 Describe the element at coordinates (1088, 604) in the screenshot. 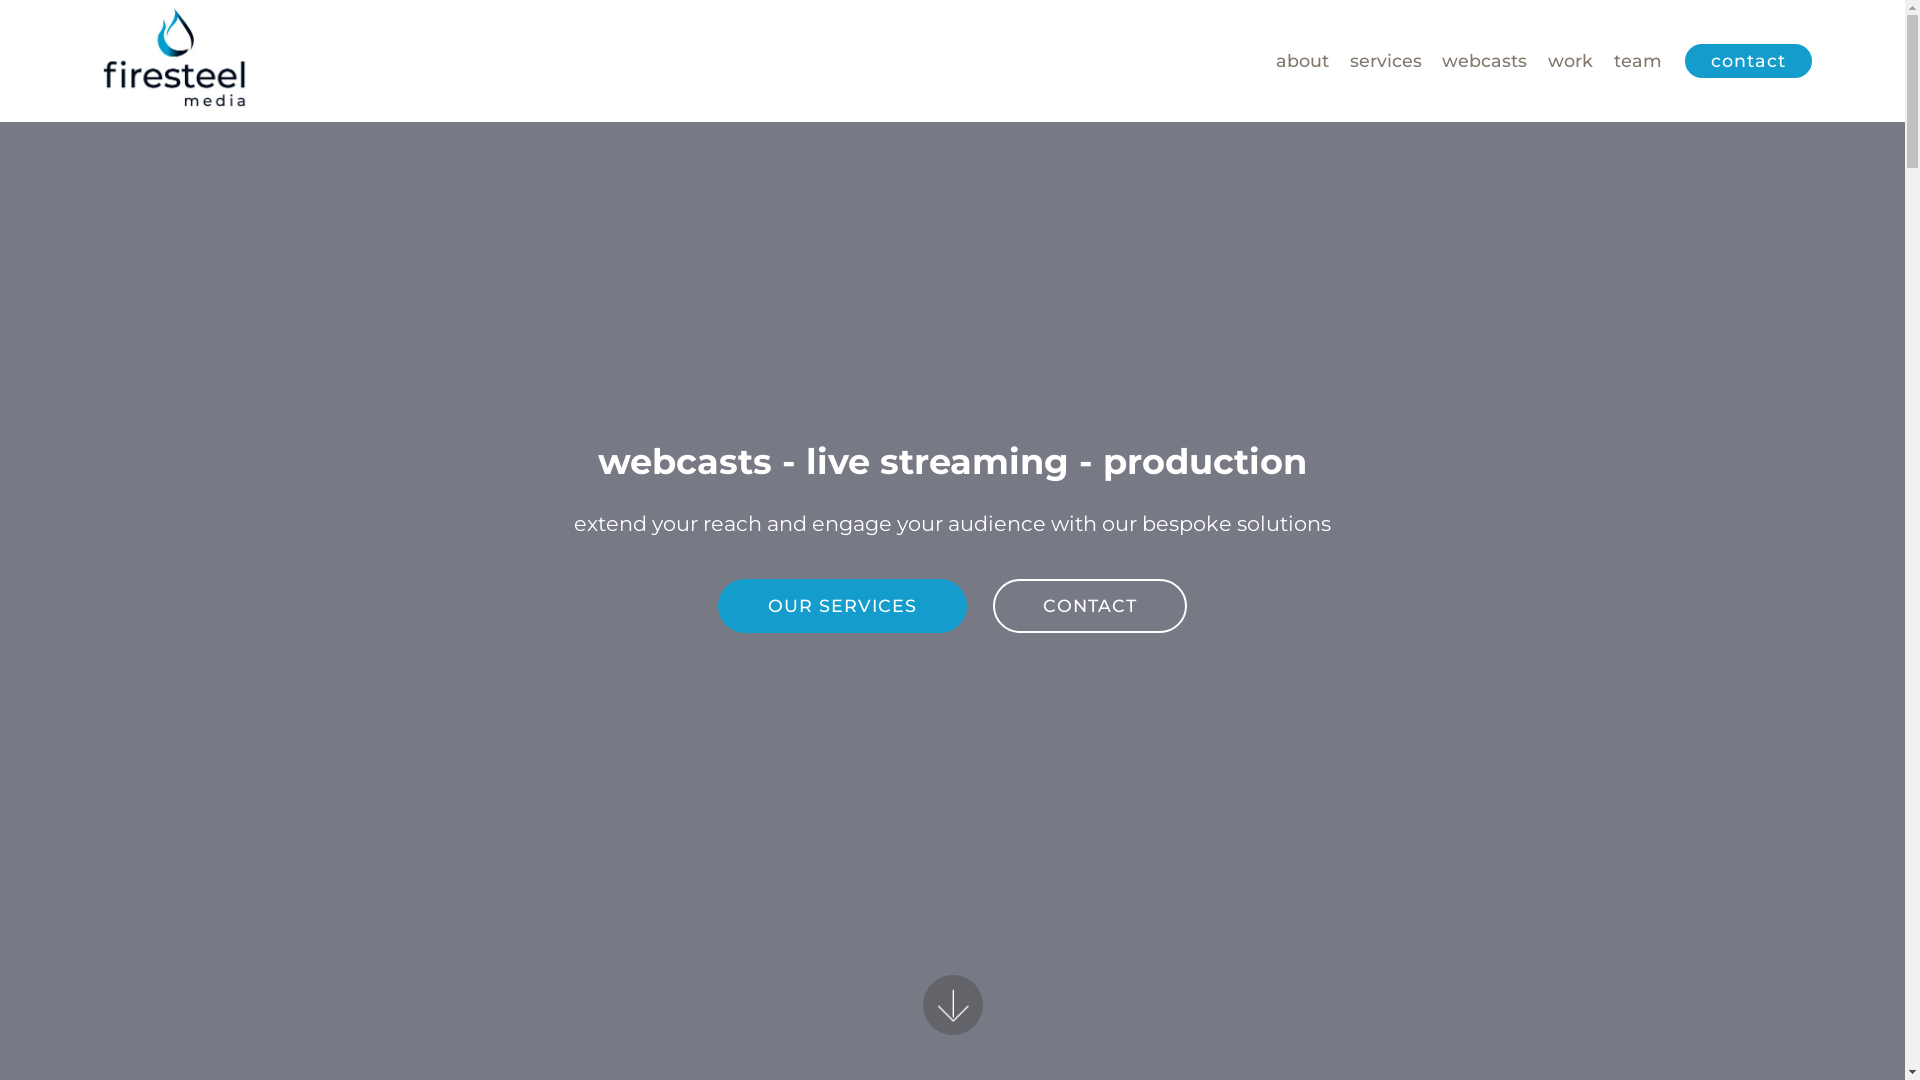

I see `'CONTACT'` at that location.